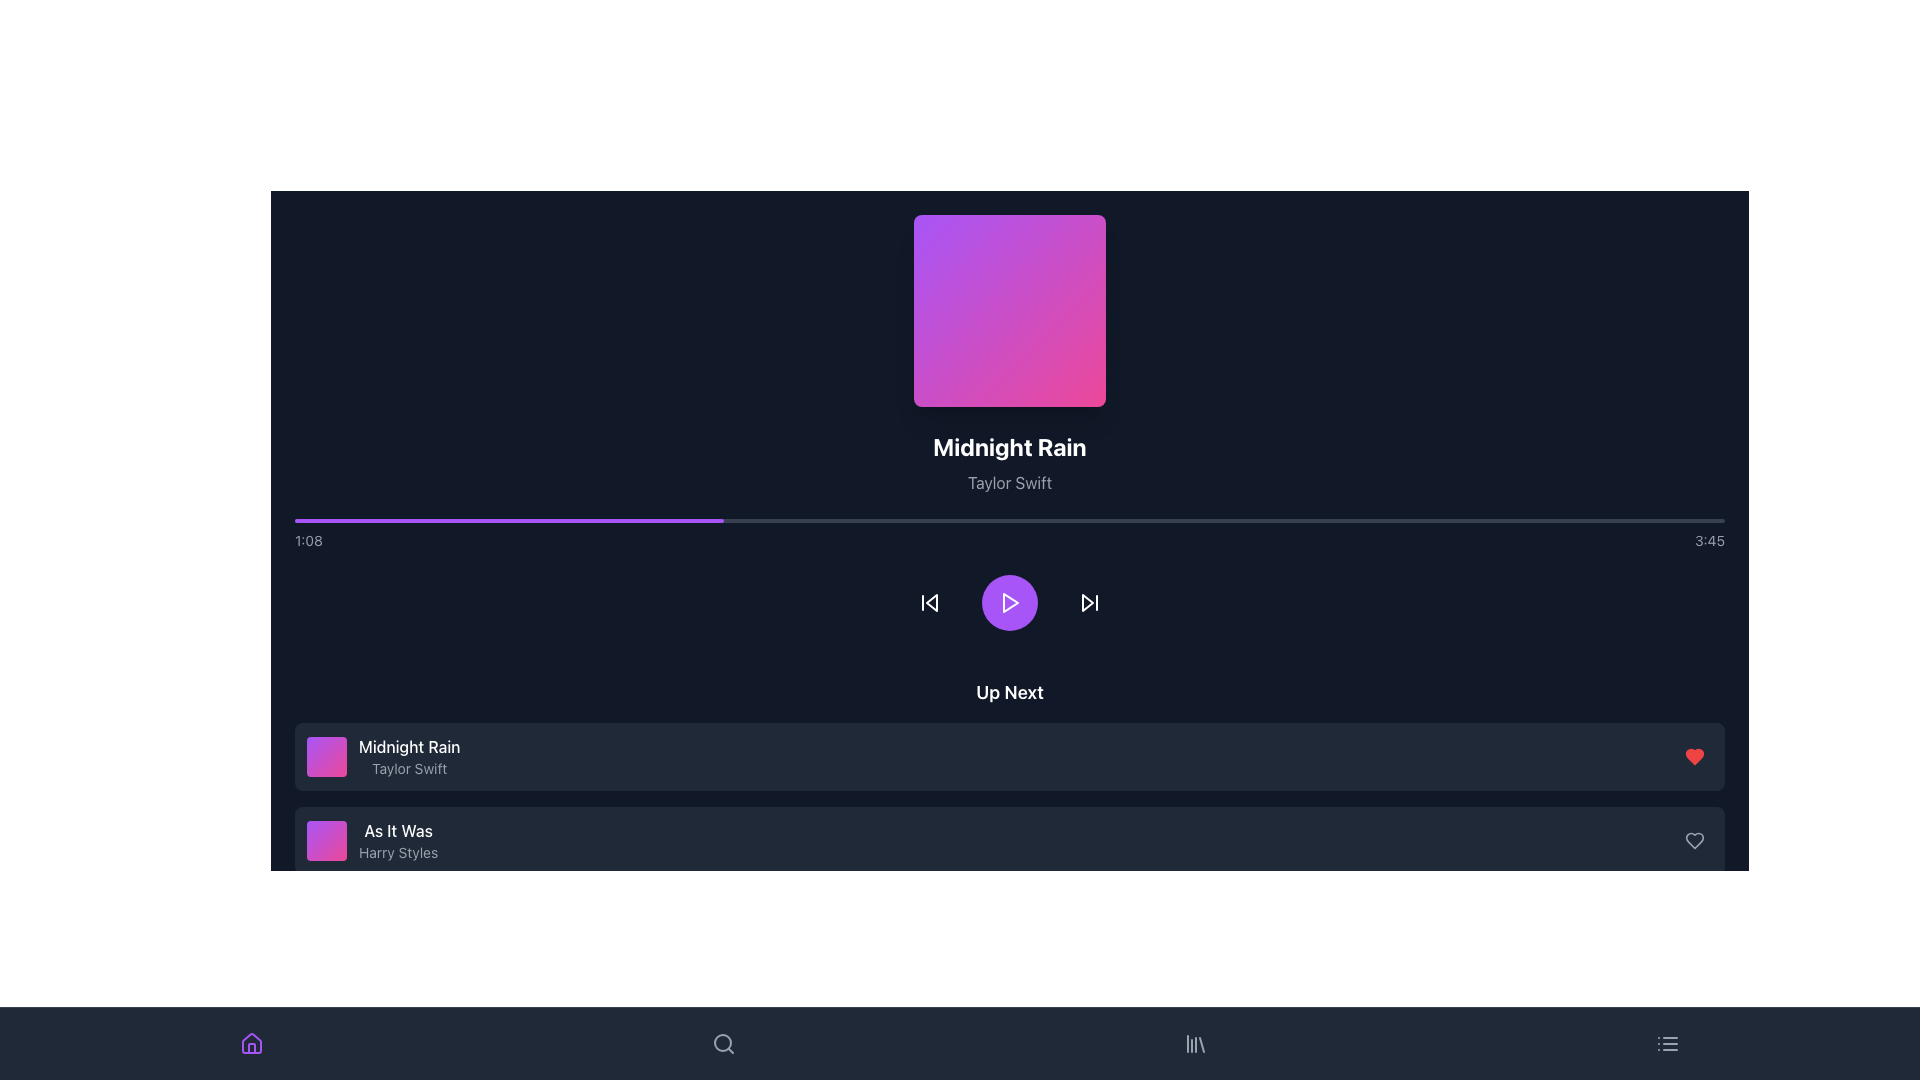 The width and height of the screenshot is (1920, 1080). I want to click on the progress bar, so click(598, 519).